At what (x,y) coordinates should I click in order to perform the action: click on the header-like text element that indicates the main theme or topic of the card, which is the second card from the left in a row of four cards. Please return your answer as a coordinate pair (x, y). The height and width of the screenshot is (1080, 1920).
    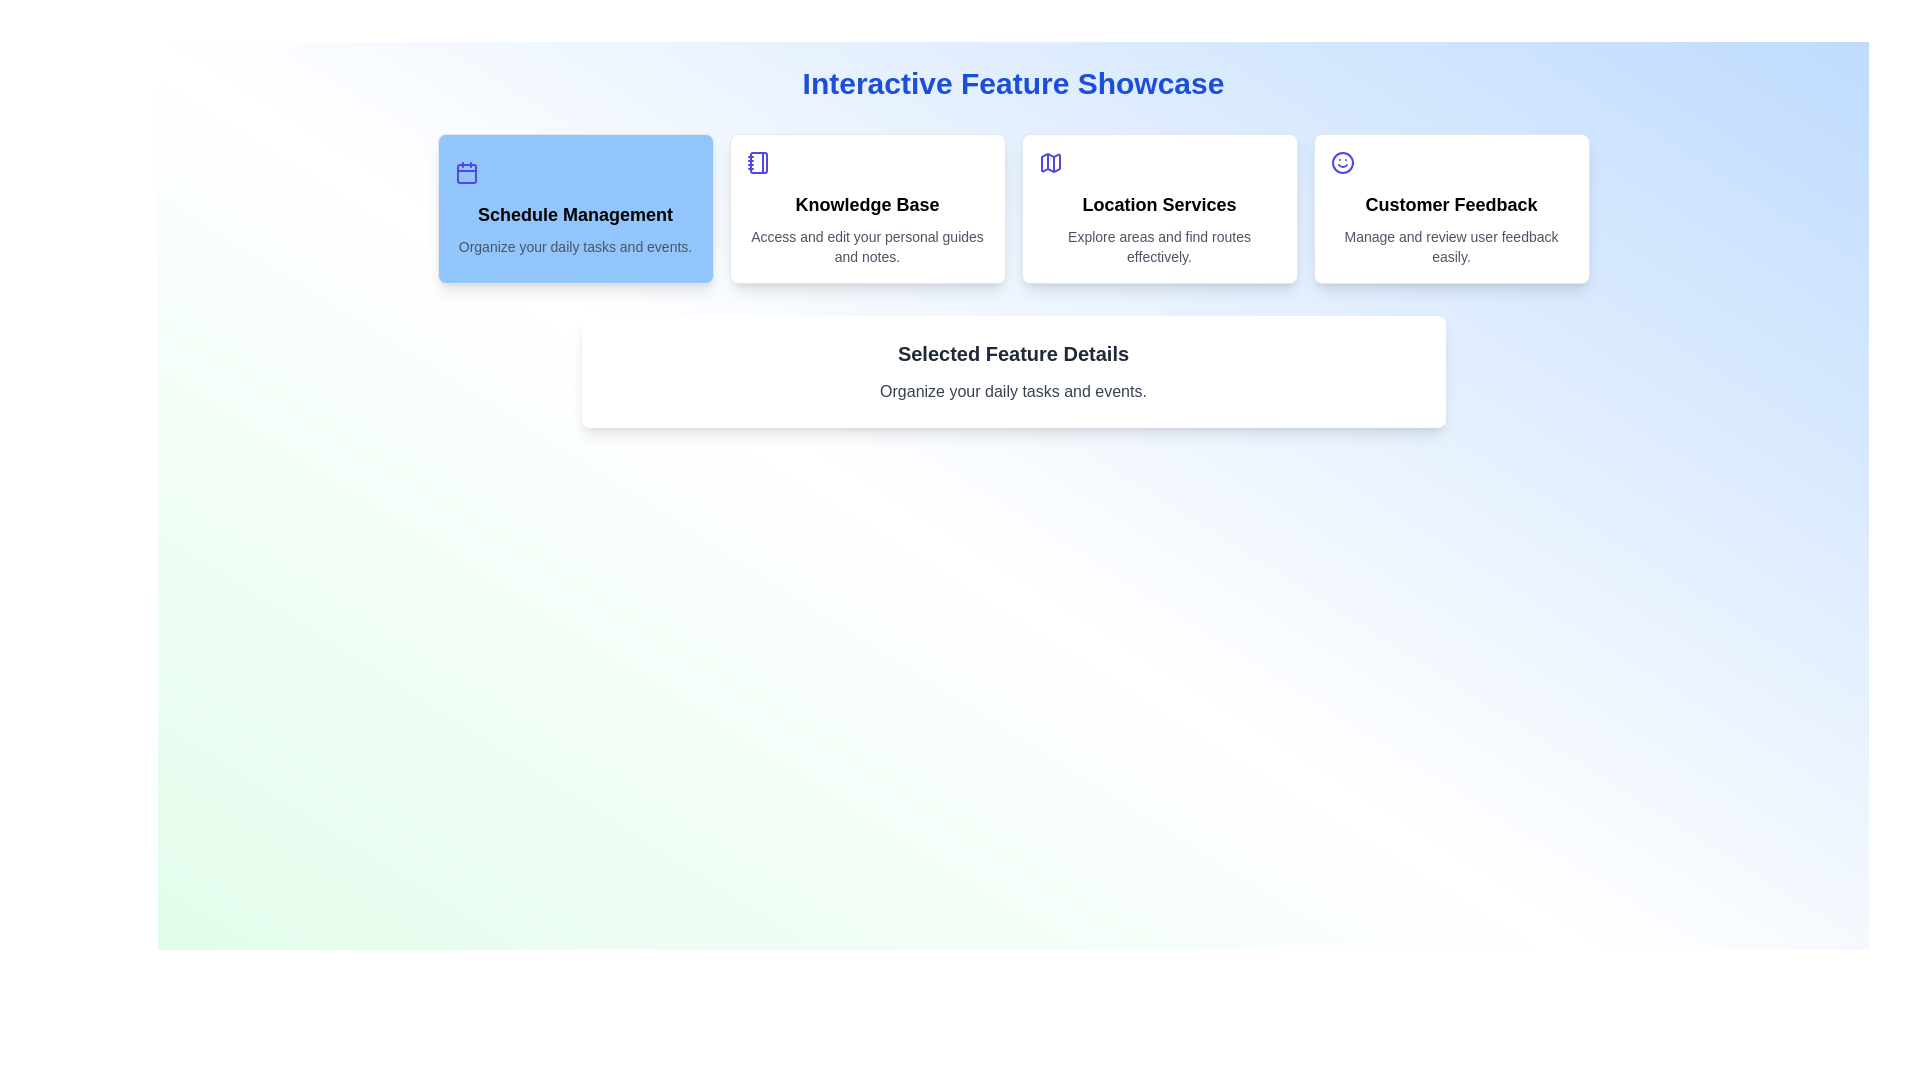
    Looking at the image, I should click on (867, 204).